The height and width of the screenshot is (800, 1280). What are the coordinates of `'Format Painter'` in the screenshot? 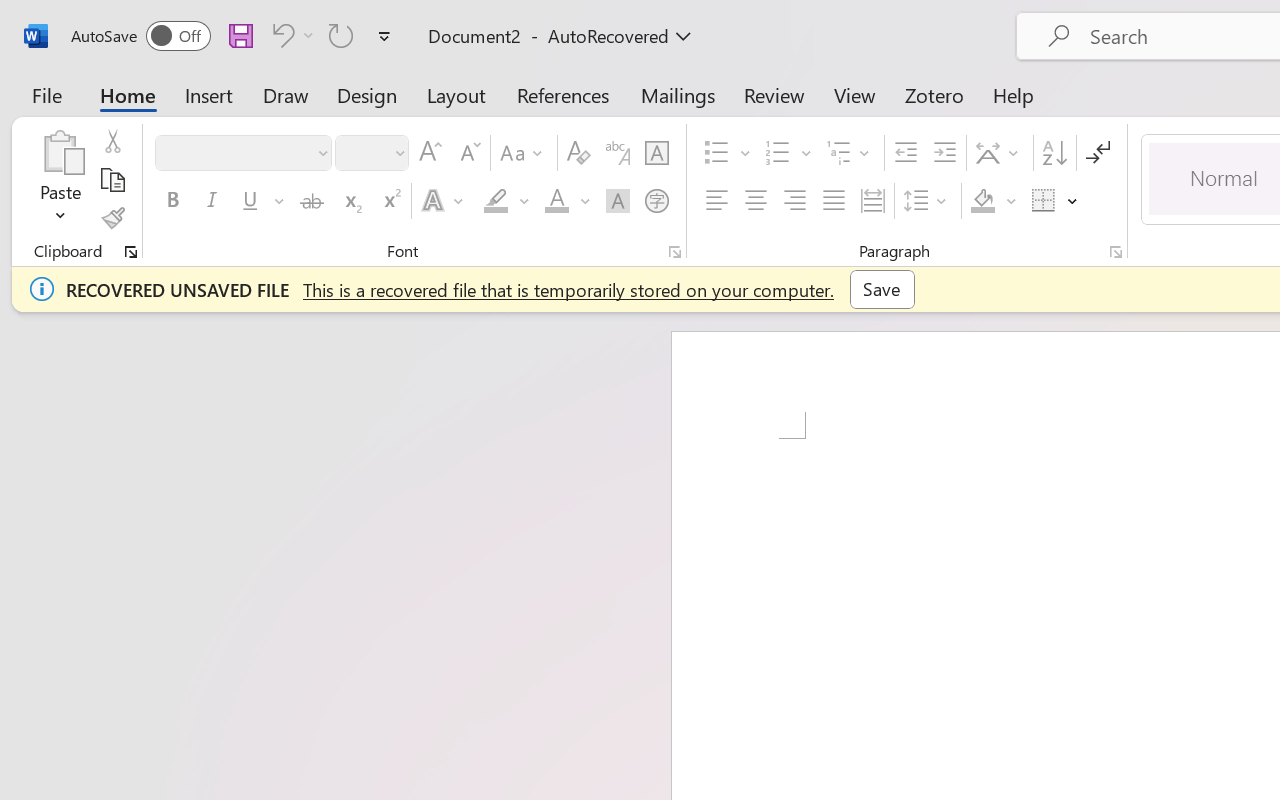 It's located at (111, 218).